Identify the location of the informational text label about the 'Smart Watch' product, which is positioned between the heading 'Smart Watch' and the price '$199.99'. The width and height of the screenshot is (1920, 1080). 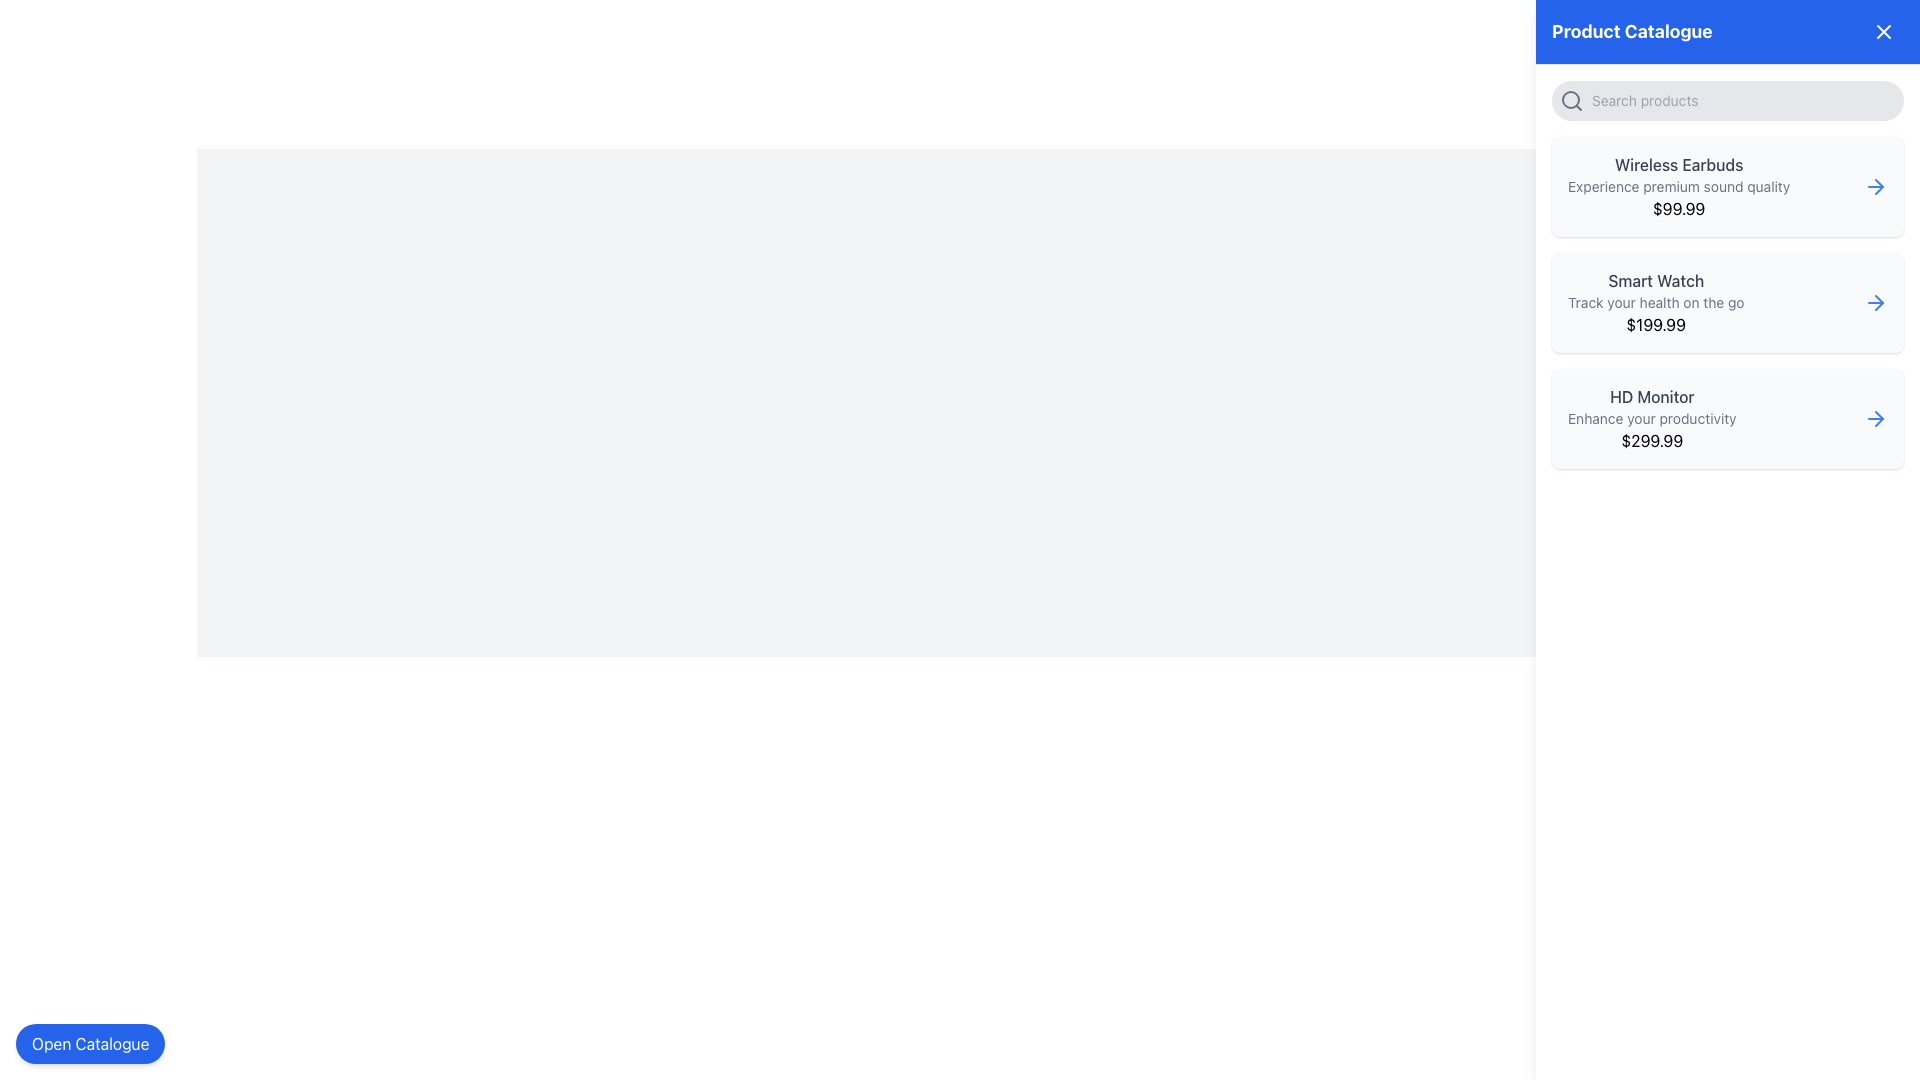
(1656, 303).